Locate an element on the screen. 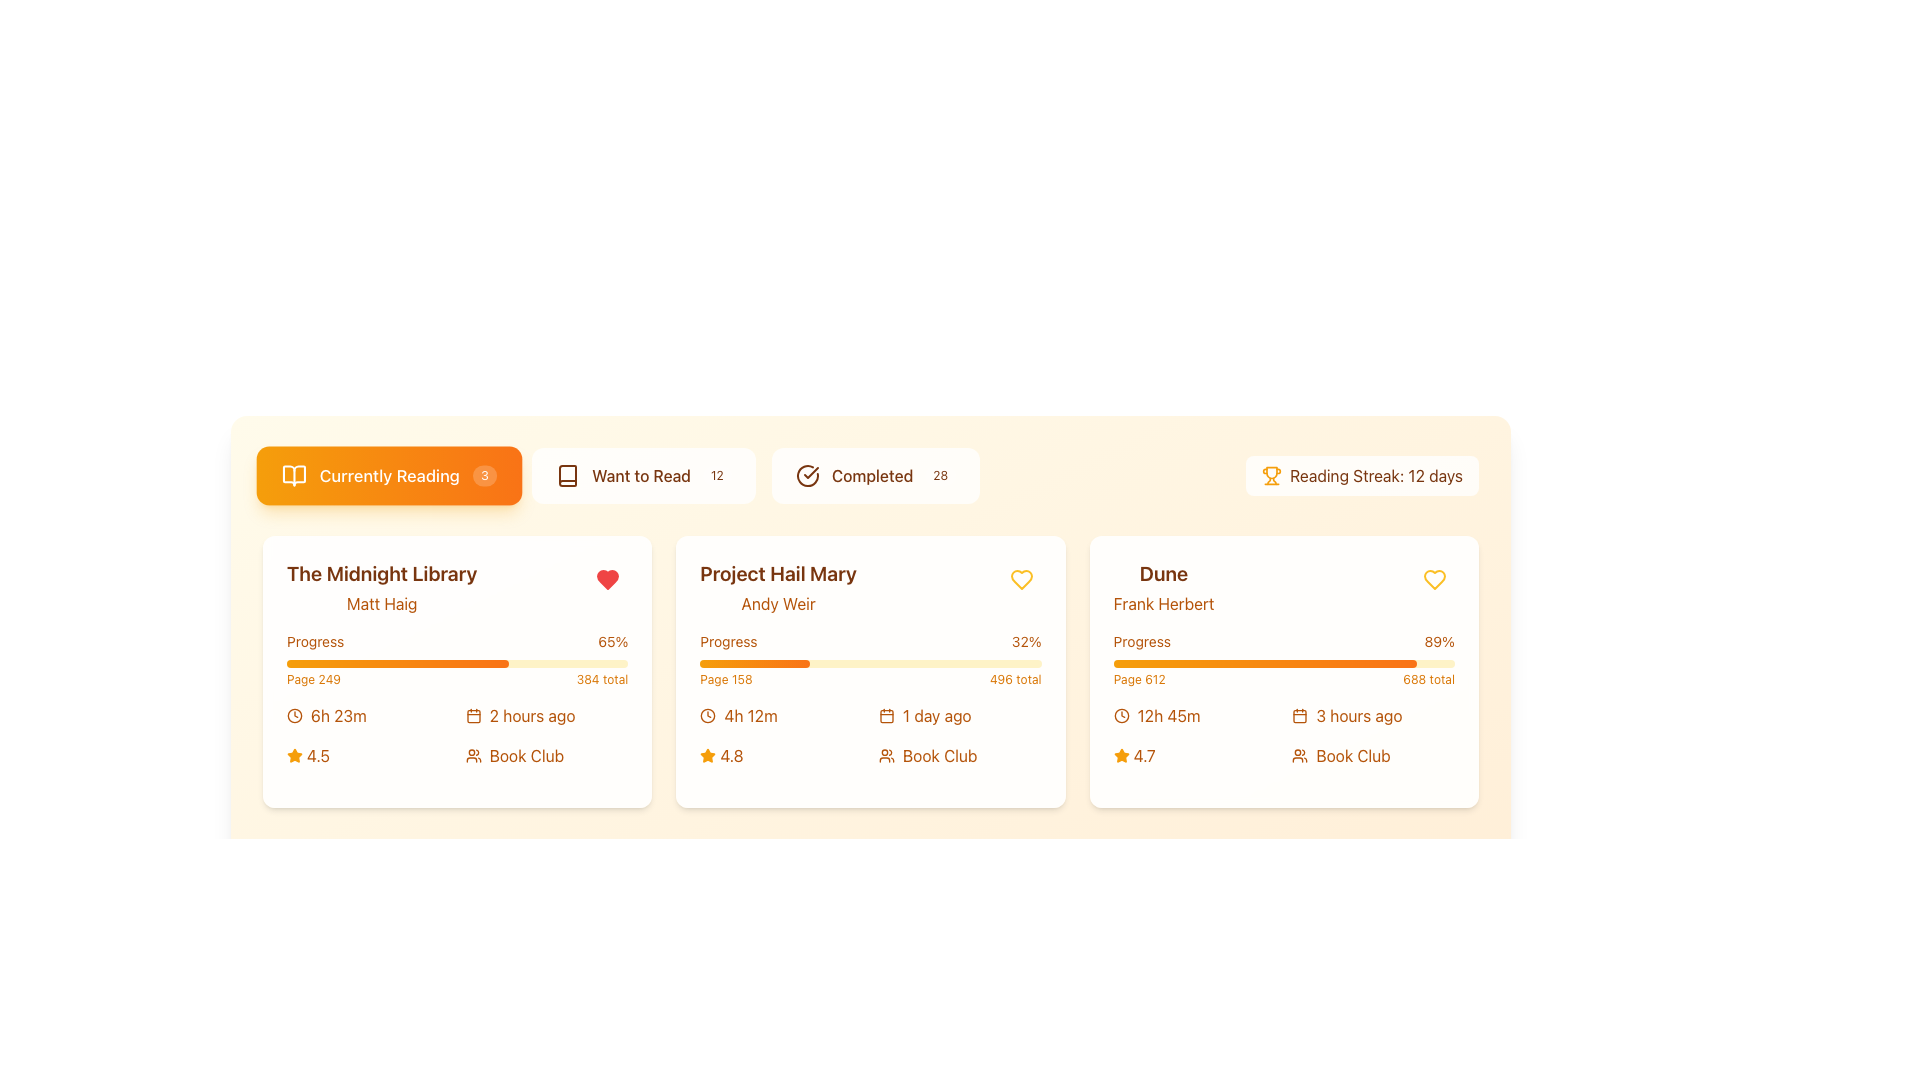 The image size is (1920, 1080). the clock icon that visually represents time, located to the left of the '4h 12m' text in the second card of the 'Currently Reading' section is located at coordinates (708, 715).